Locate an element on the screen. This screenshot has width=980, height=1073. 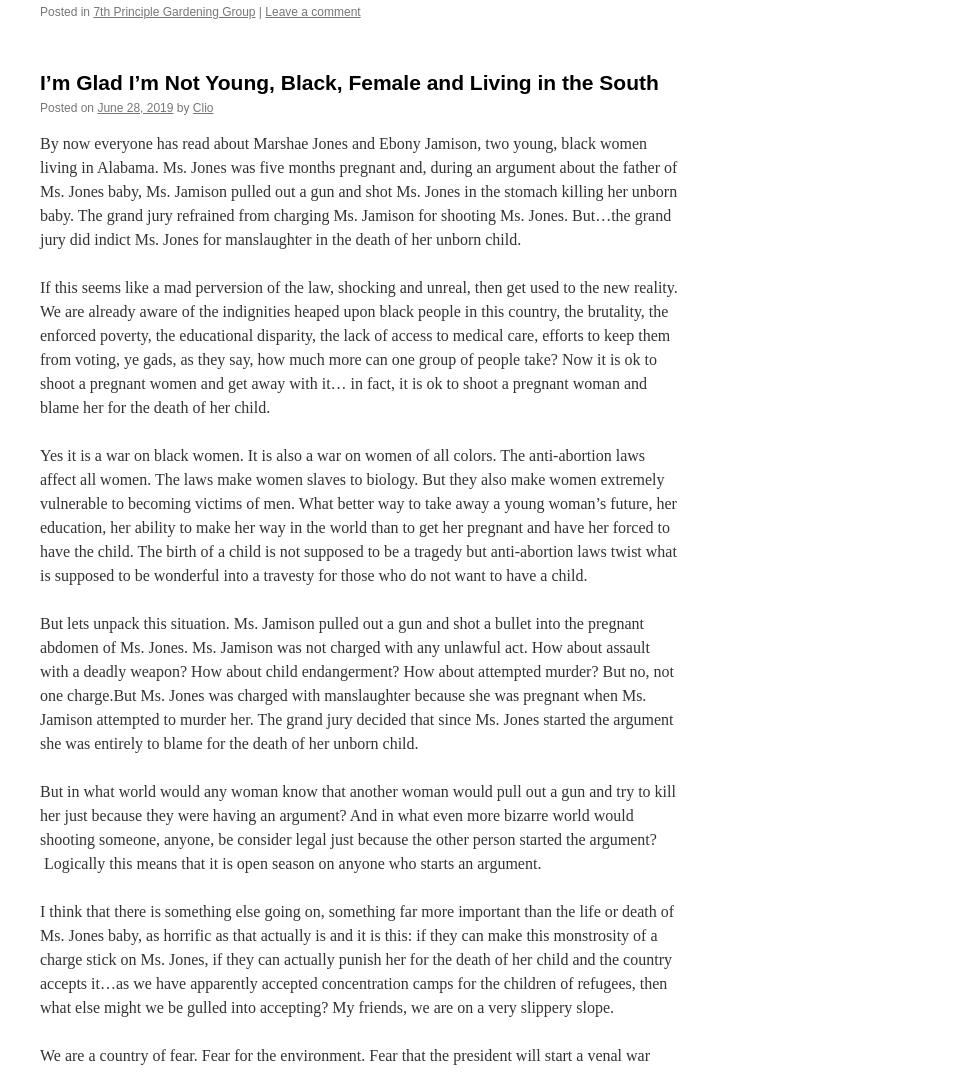
'Clio' is located at coordinates (202, 106).